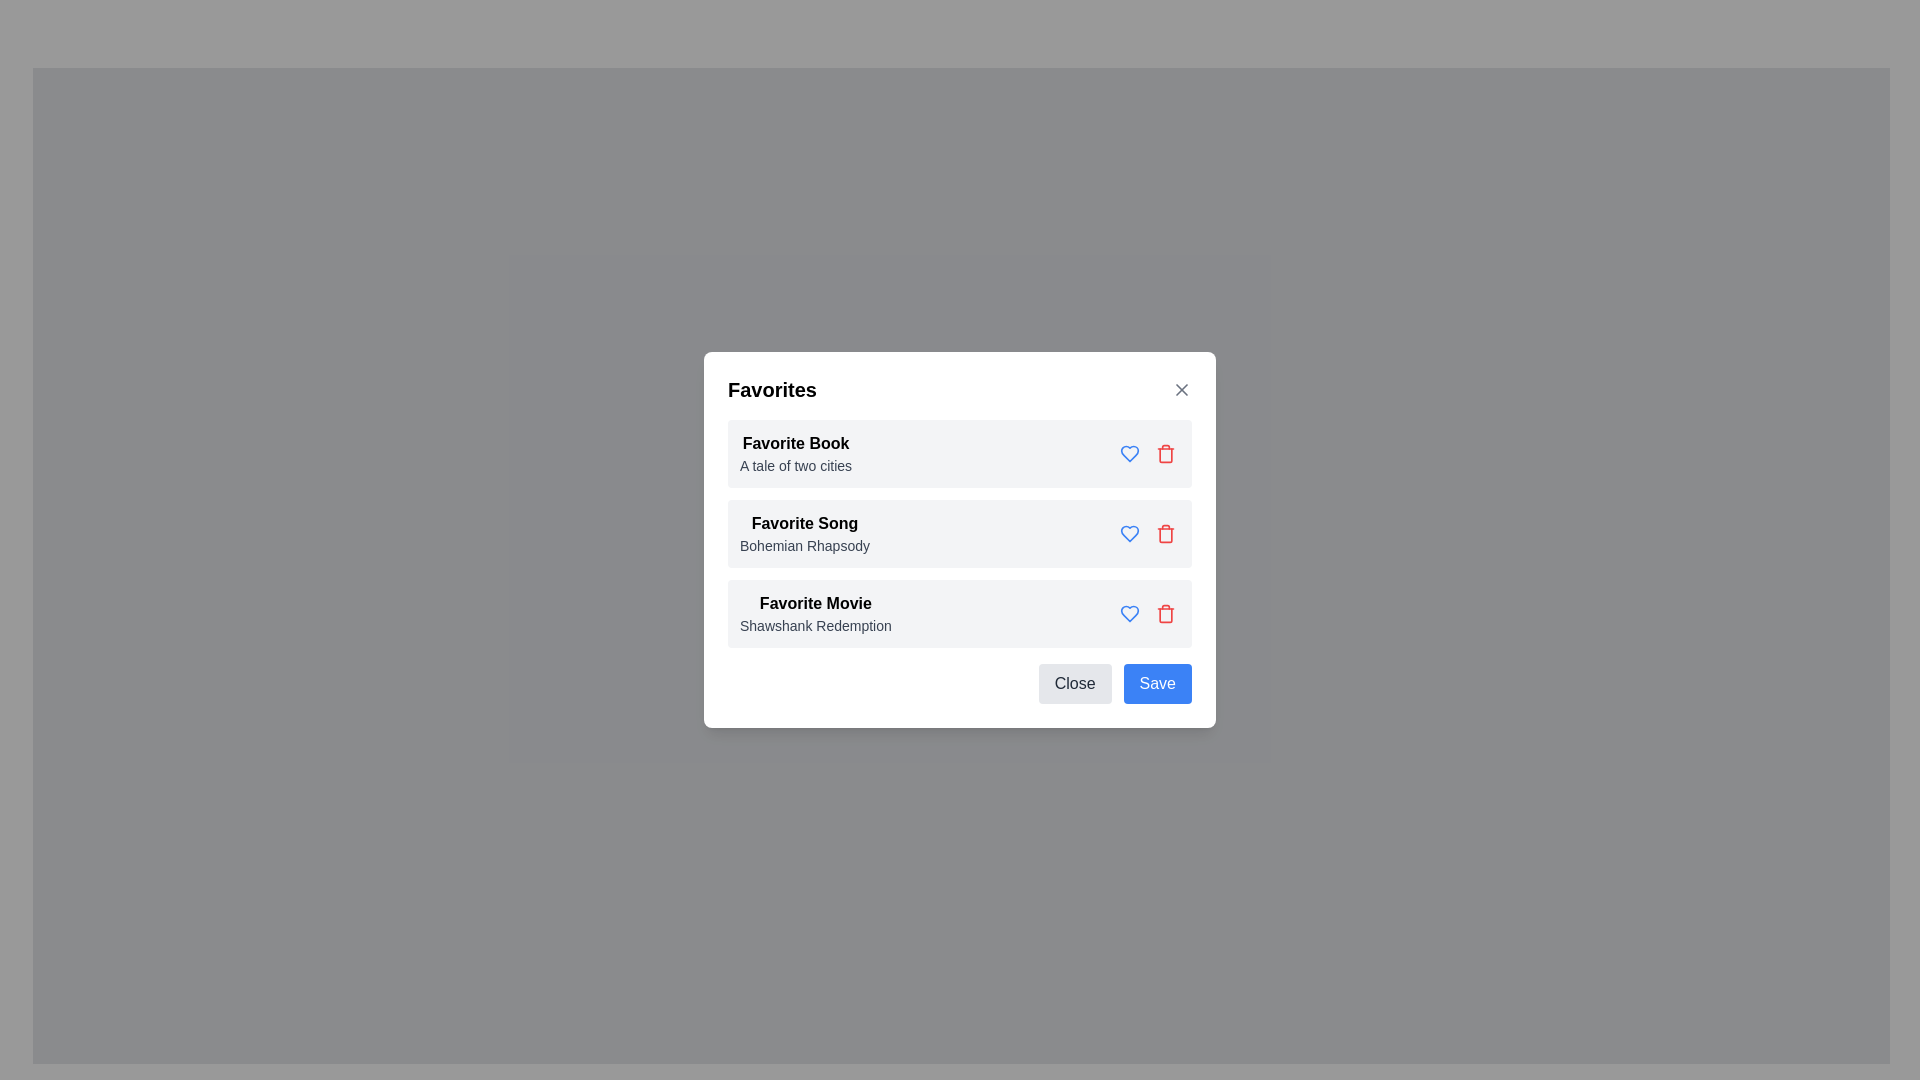  What do you see at coordinates (795, 466) in the screenshot?
I see `the static text label displaying 'A tale of two cities', which is located directly below the bold label 'Favorite Book' in the 'Favorites' section` at bounding box center [795, 466].